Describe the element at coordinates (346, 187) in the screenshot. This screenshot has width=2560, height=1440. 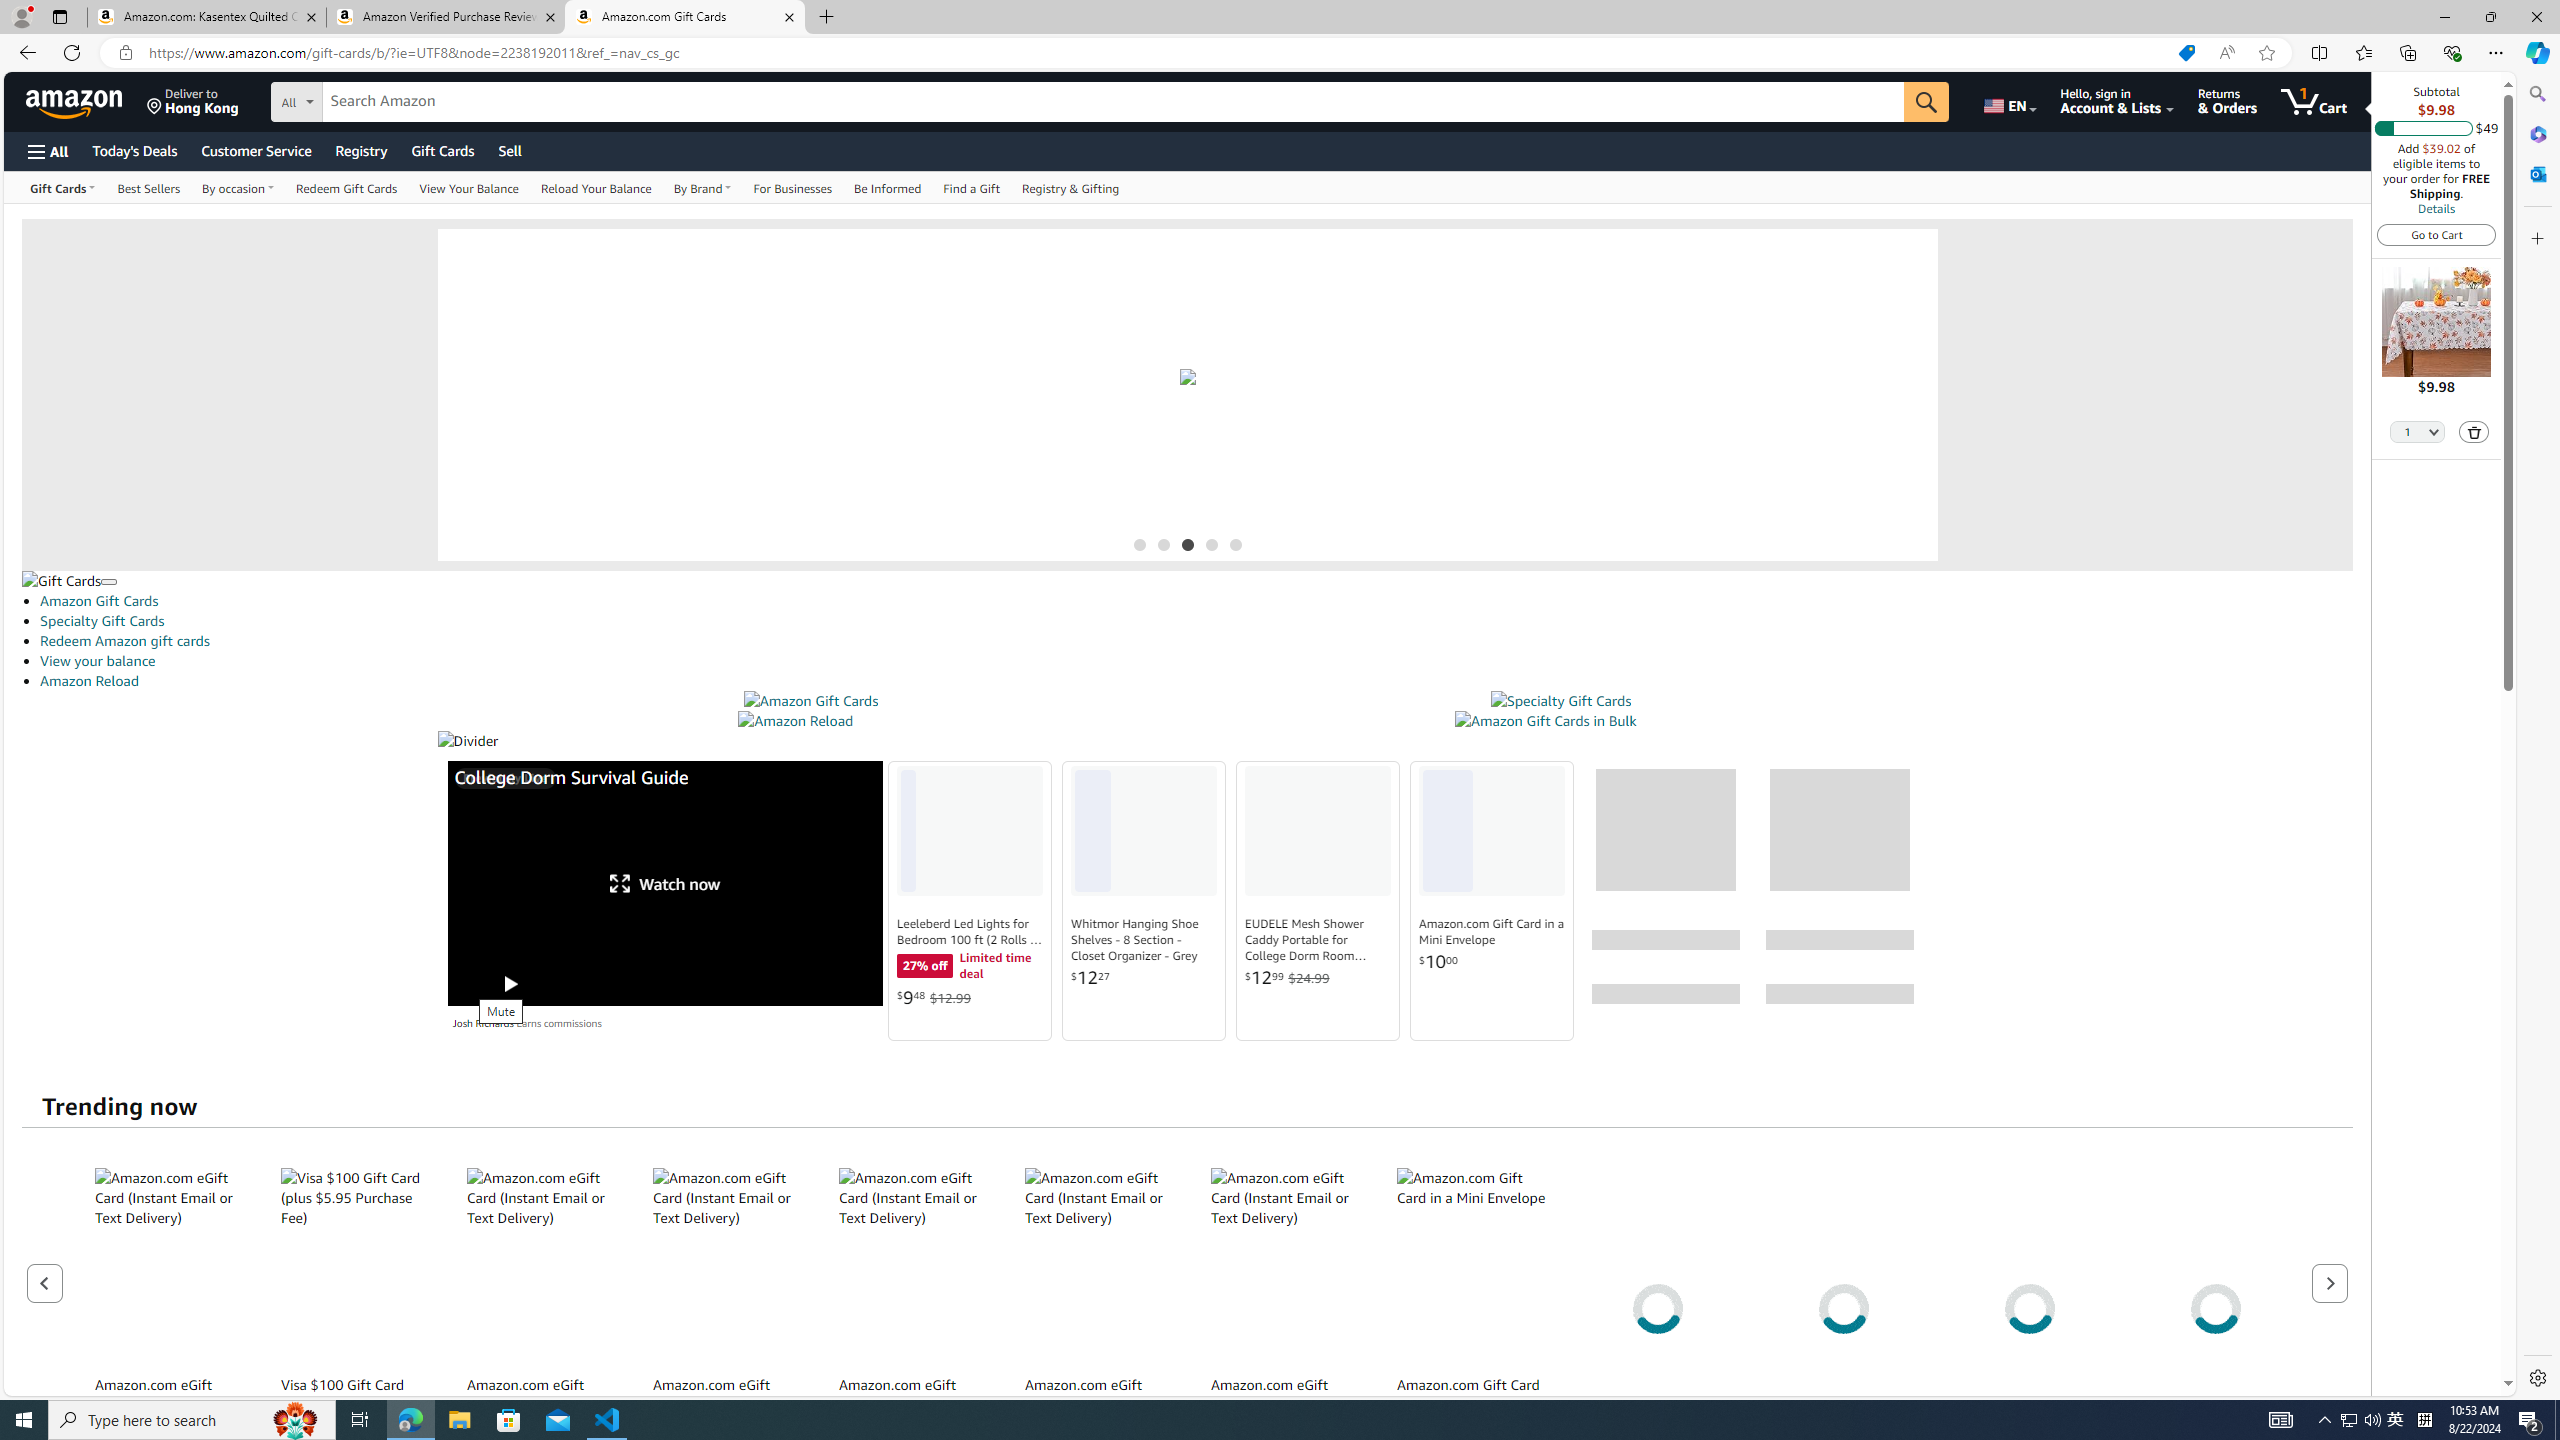
I see `'Redeem Gift Cards'` at that location.